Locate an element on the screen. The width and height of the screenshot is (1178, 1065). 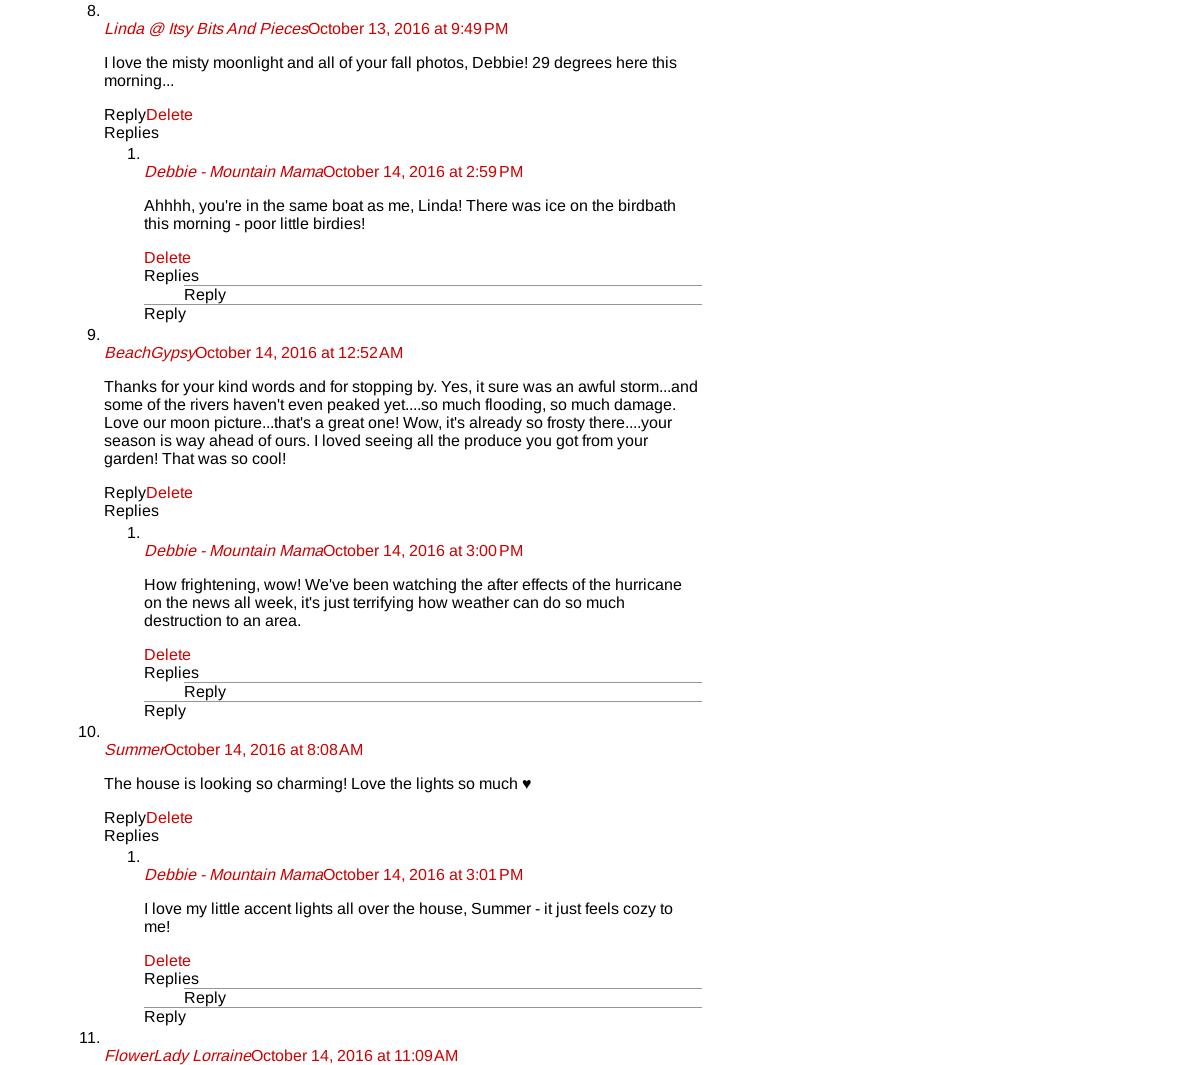
'October 14, 2016 at 2:59 PM' is located at coordinates (323, 170).